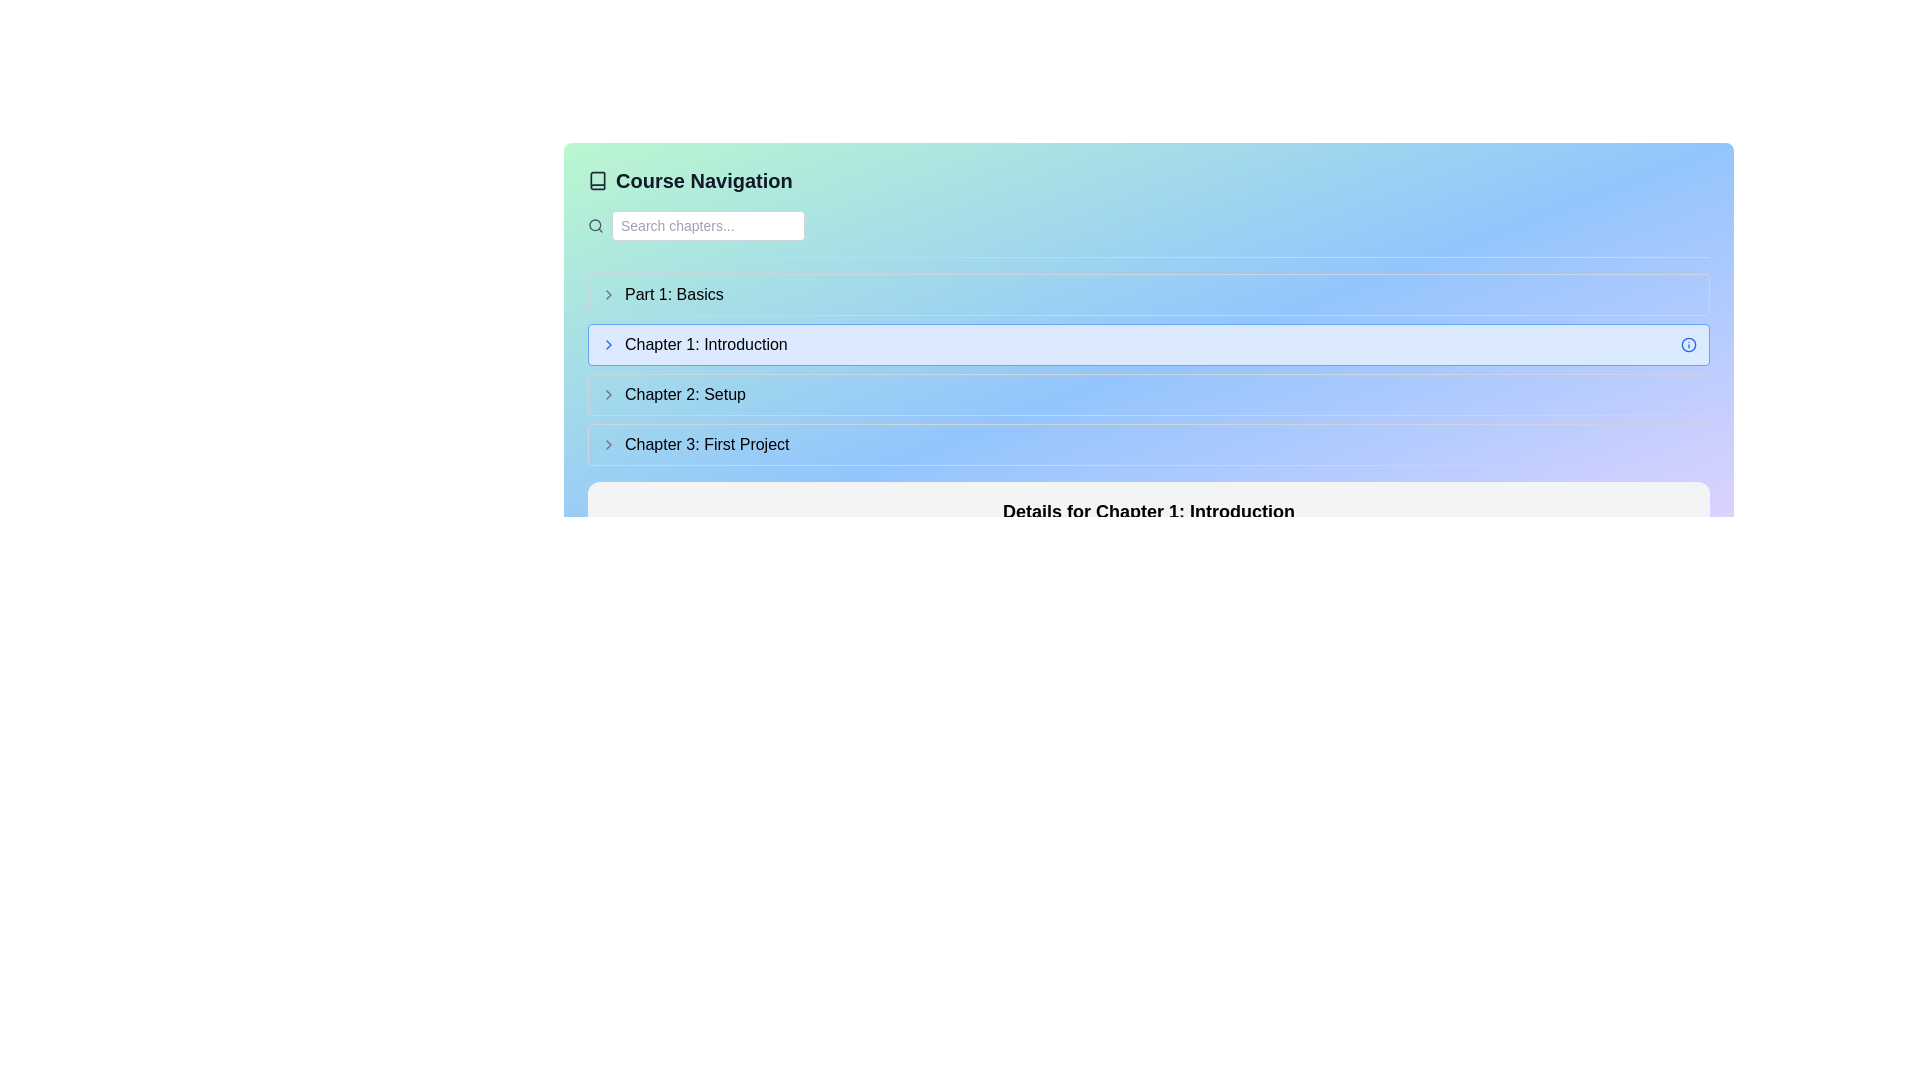  Describe the element at coordinates (1148, 343) in the screenshot. I see `the selectable list item labeled 'Chapter 1: Introduction' which is the second item in the list` at that location.